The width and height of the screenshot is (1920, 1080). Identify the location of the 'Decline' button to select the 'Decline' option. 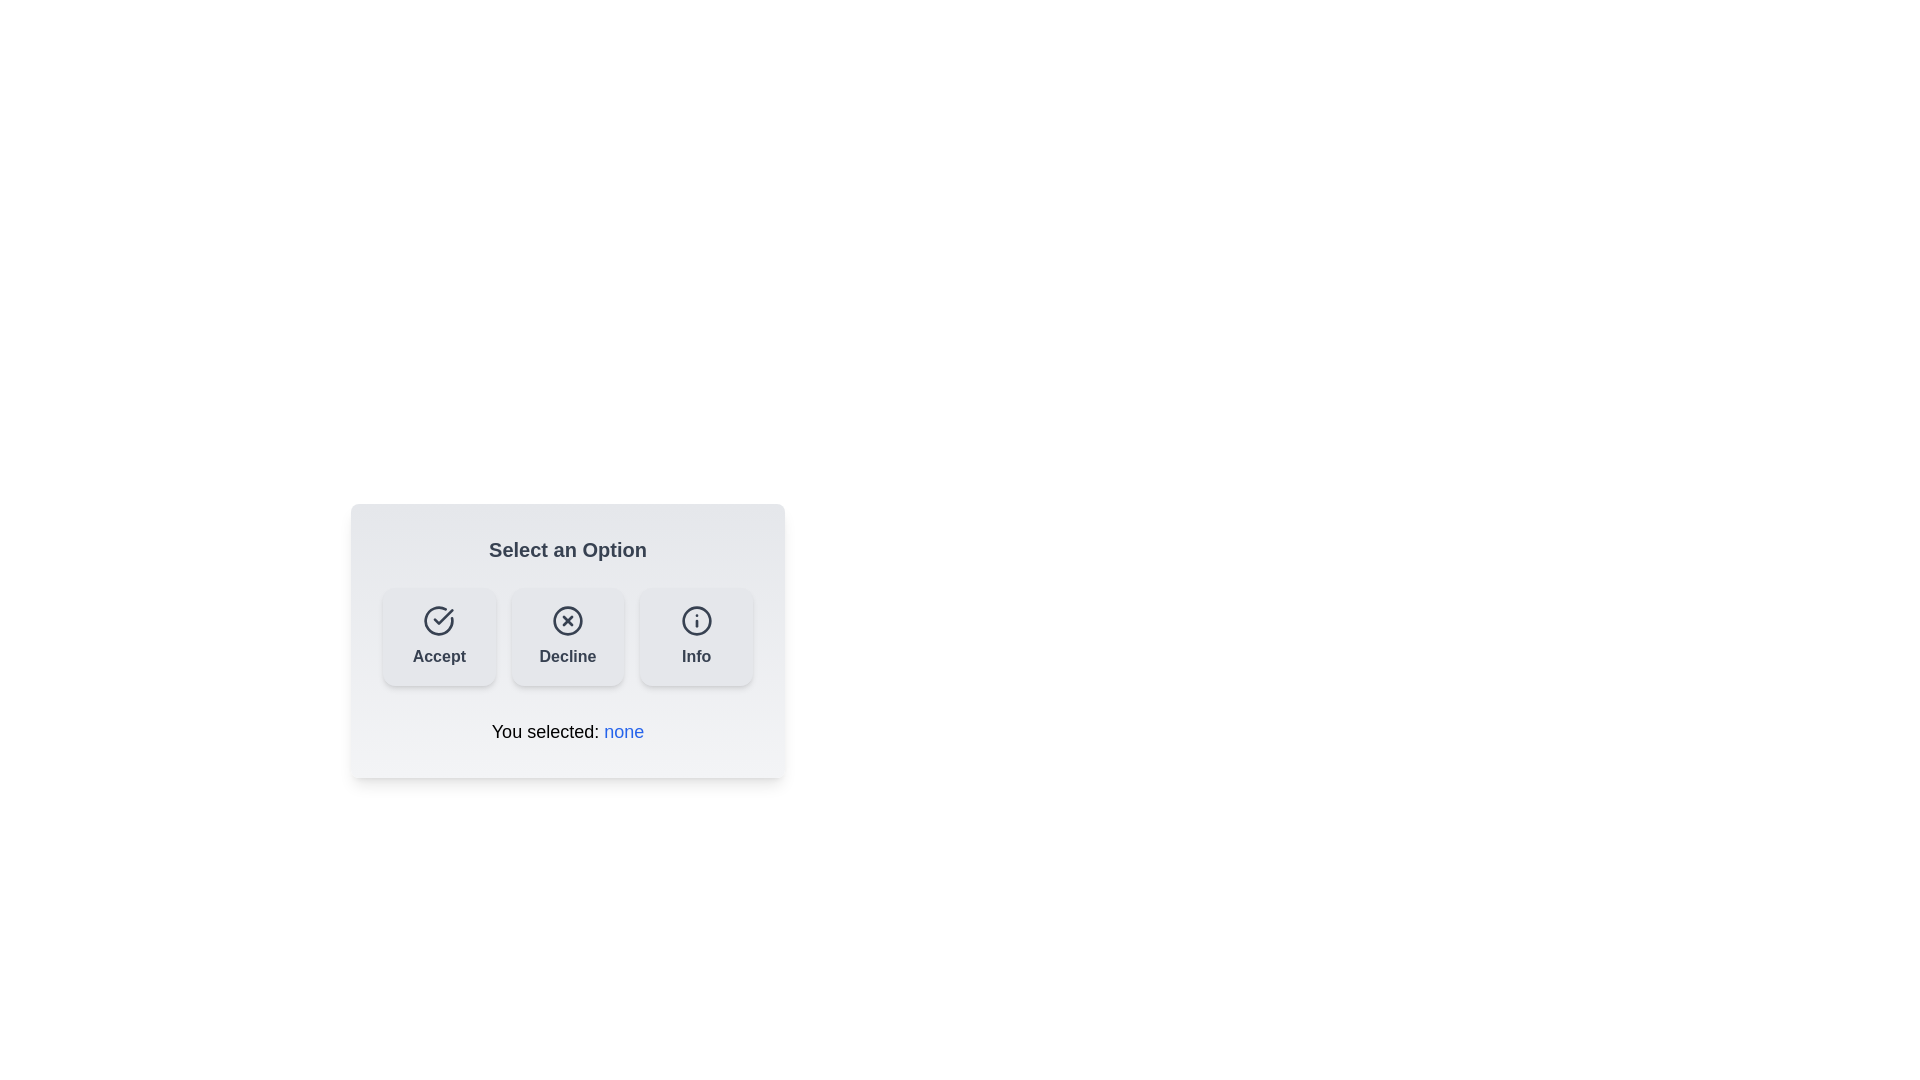
(566, 636).